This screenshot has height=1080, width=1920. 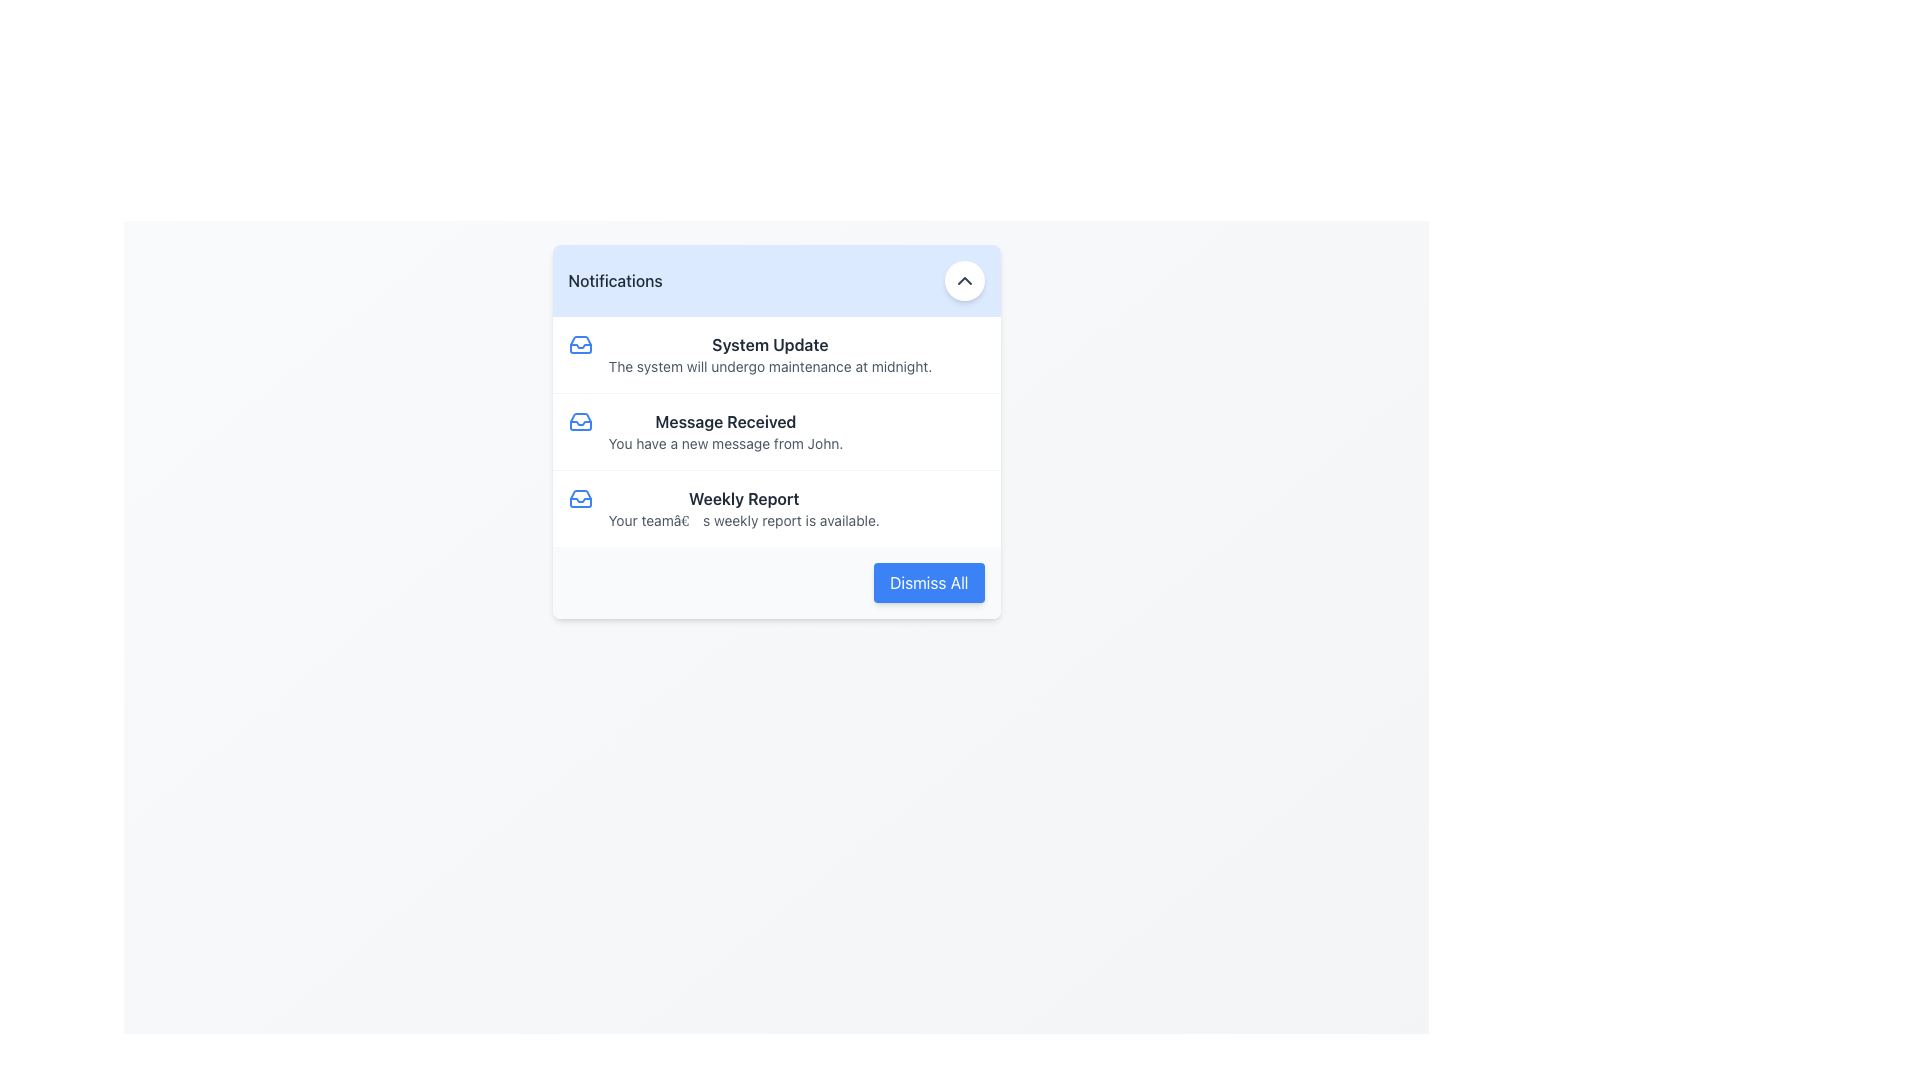 What do you see at coordinates (775, 431) in the screenshot?
I see `the second notification in the list that informs the user about a new message from John` at bounding box center [775, 431].